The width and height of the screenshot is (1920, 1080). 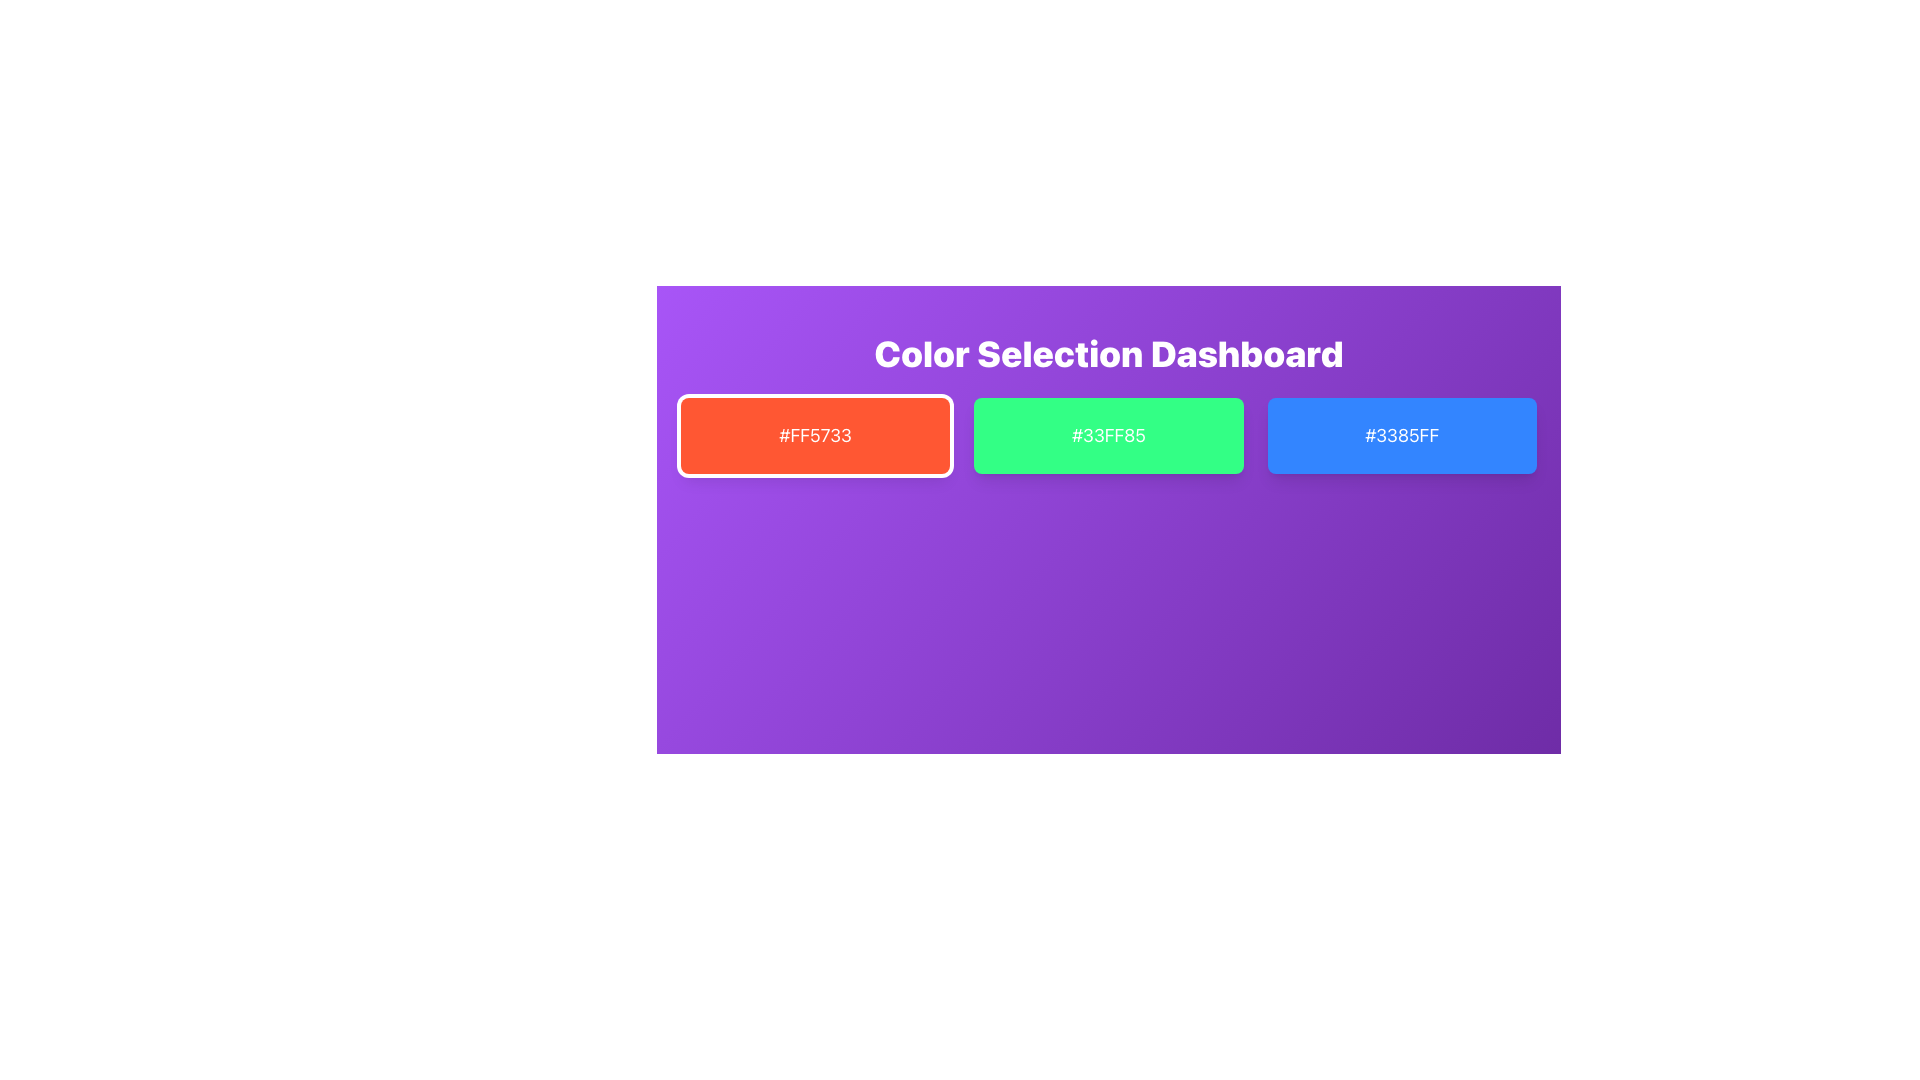 I want to click on the first button in a row of three buttons that visually represents the color '#FF5733', so click(x=815, y=434).